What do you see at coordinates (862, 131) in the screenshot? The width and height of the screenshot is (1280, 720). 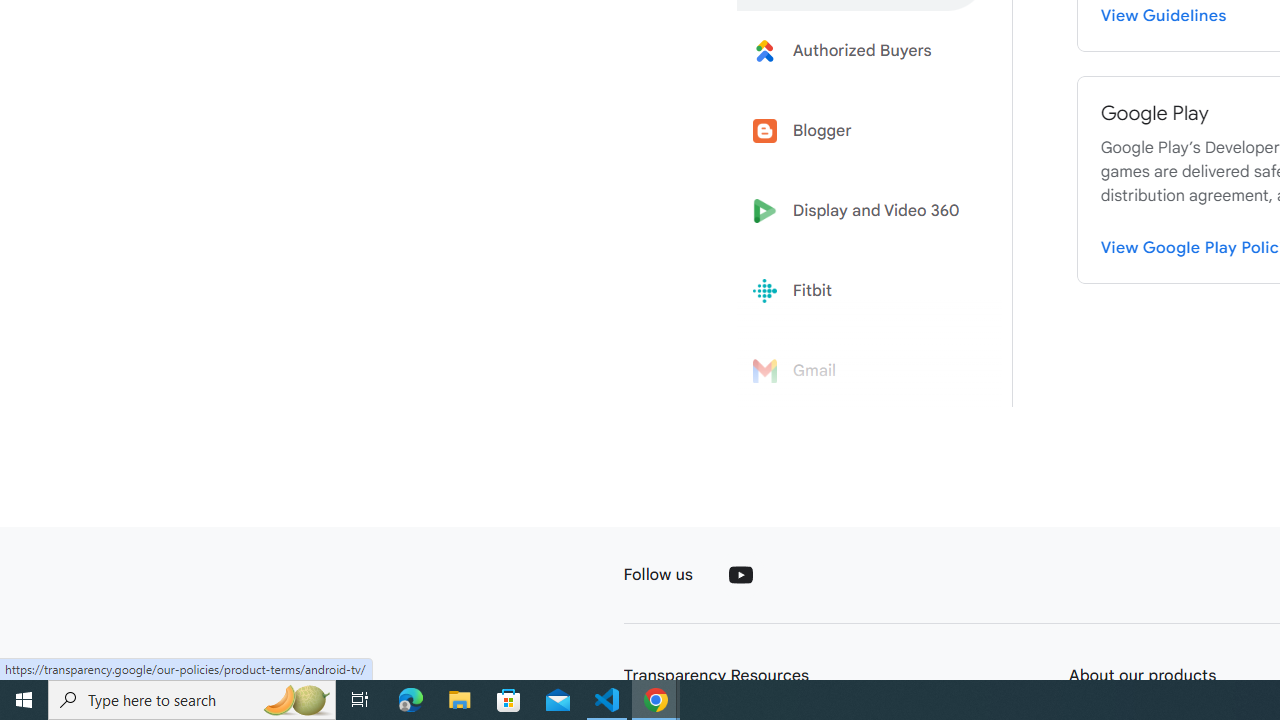 I see `'Blogger'` at bounding box center [862, 131].